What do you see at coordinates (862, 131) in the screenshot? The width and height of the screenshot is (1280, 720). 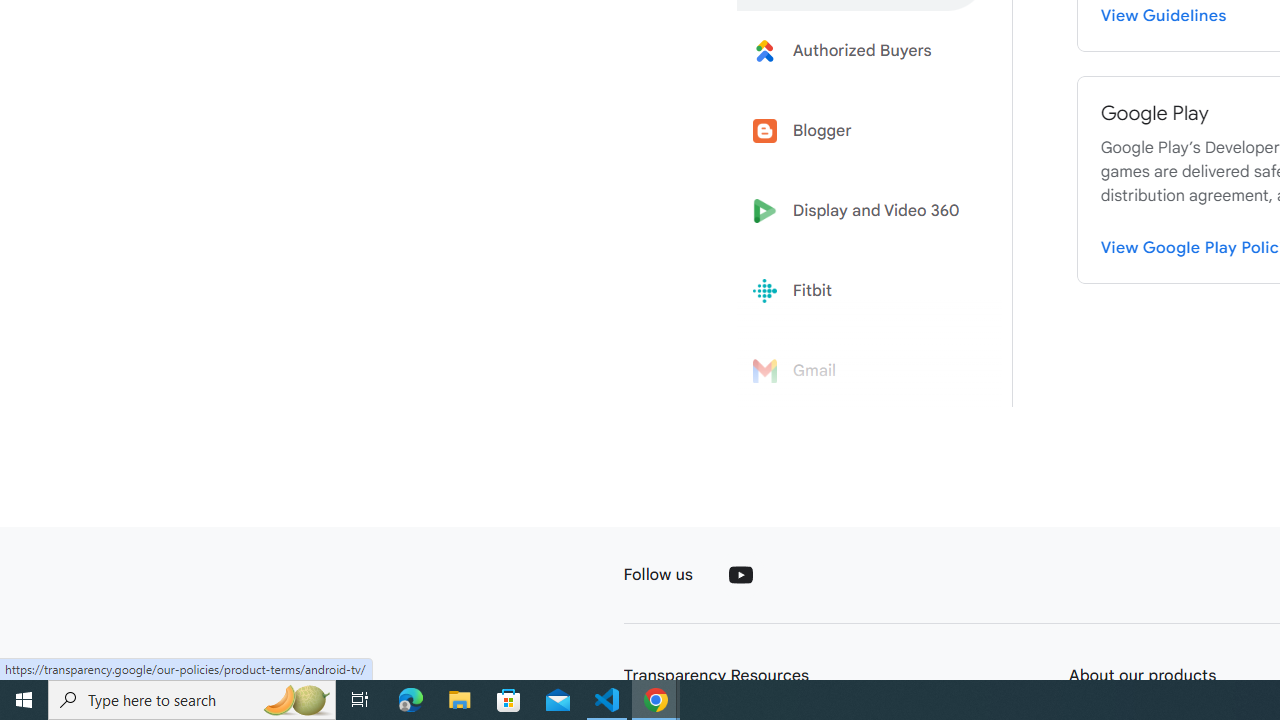 I see `'Blogger'` at bounding box center [862, 131].